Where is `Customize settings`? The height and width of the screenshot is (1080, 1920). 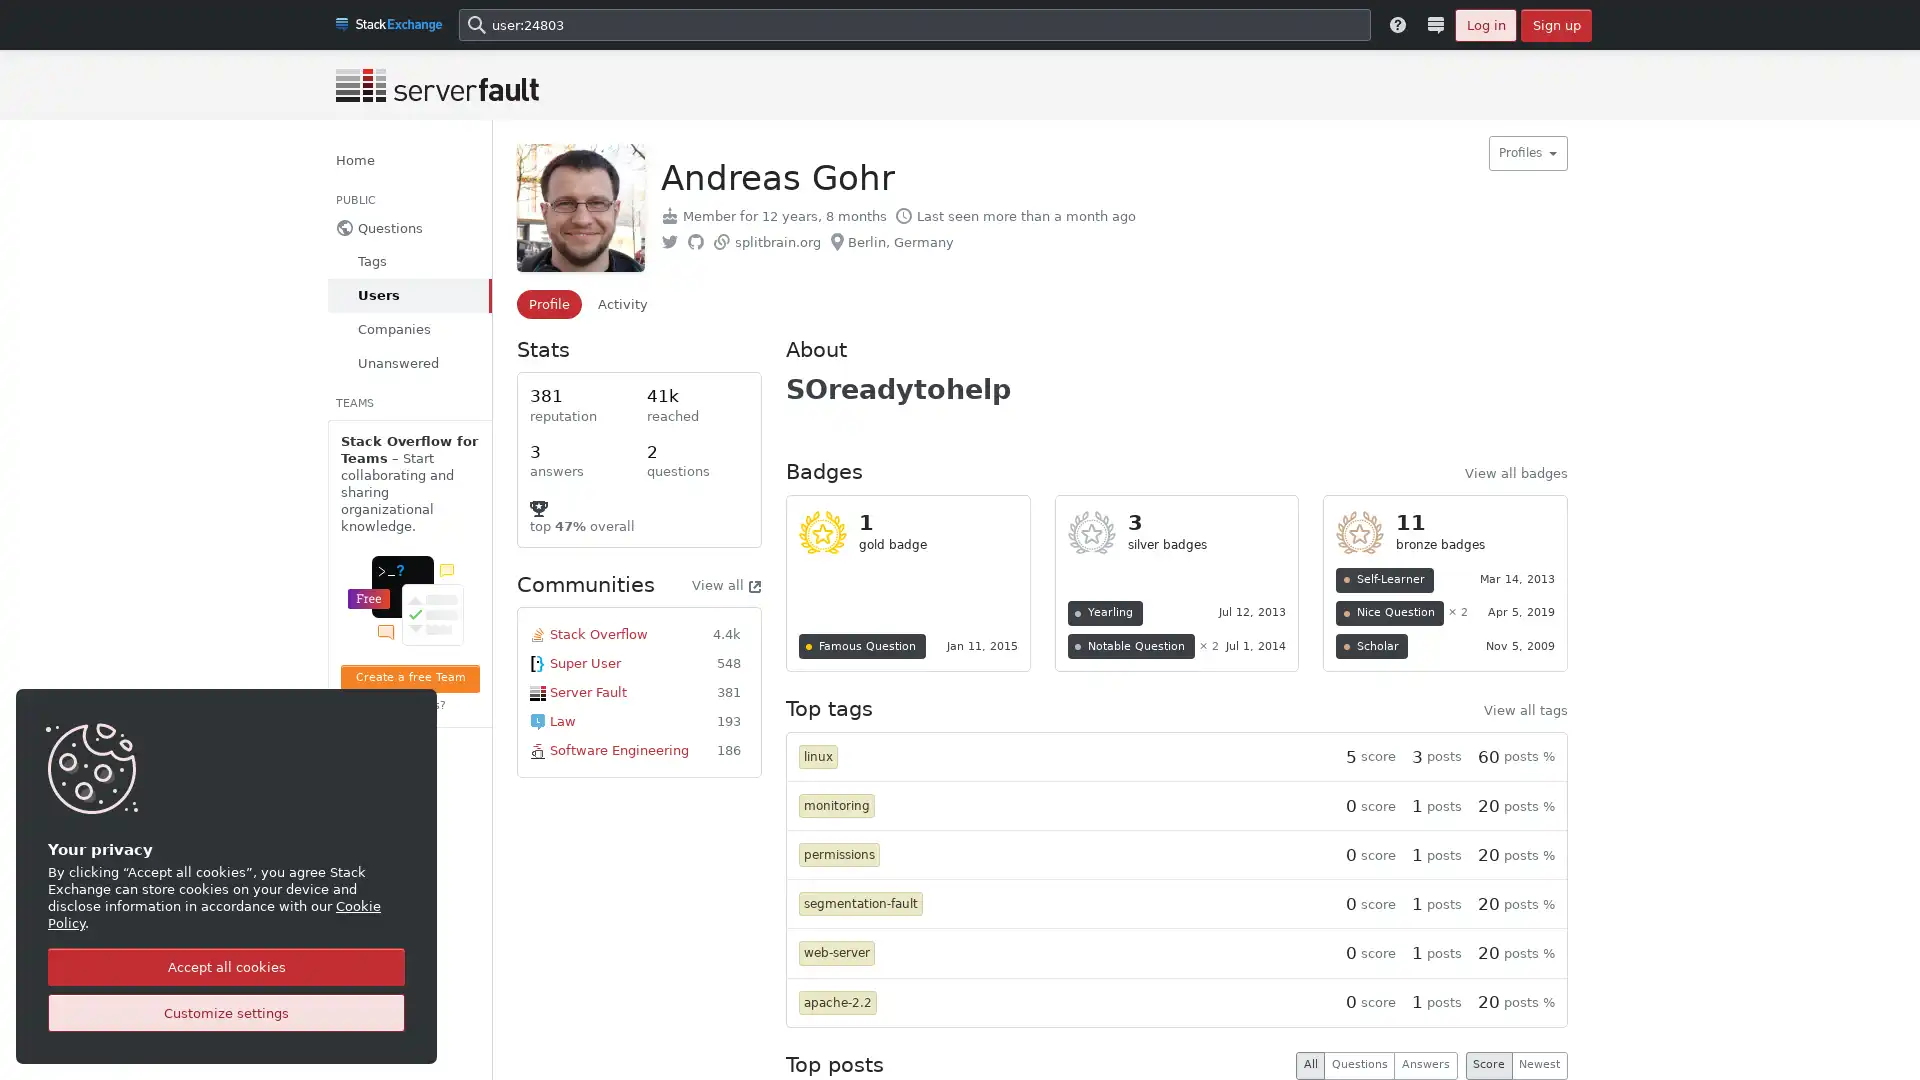
Customize settings is located at coordinates (226, 1013).